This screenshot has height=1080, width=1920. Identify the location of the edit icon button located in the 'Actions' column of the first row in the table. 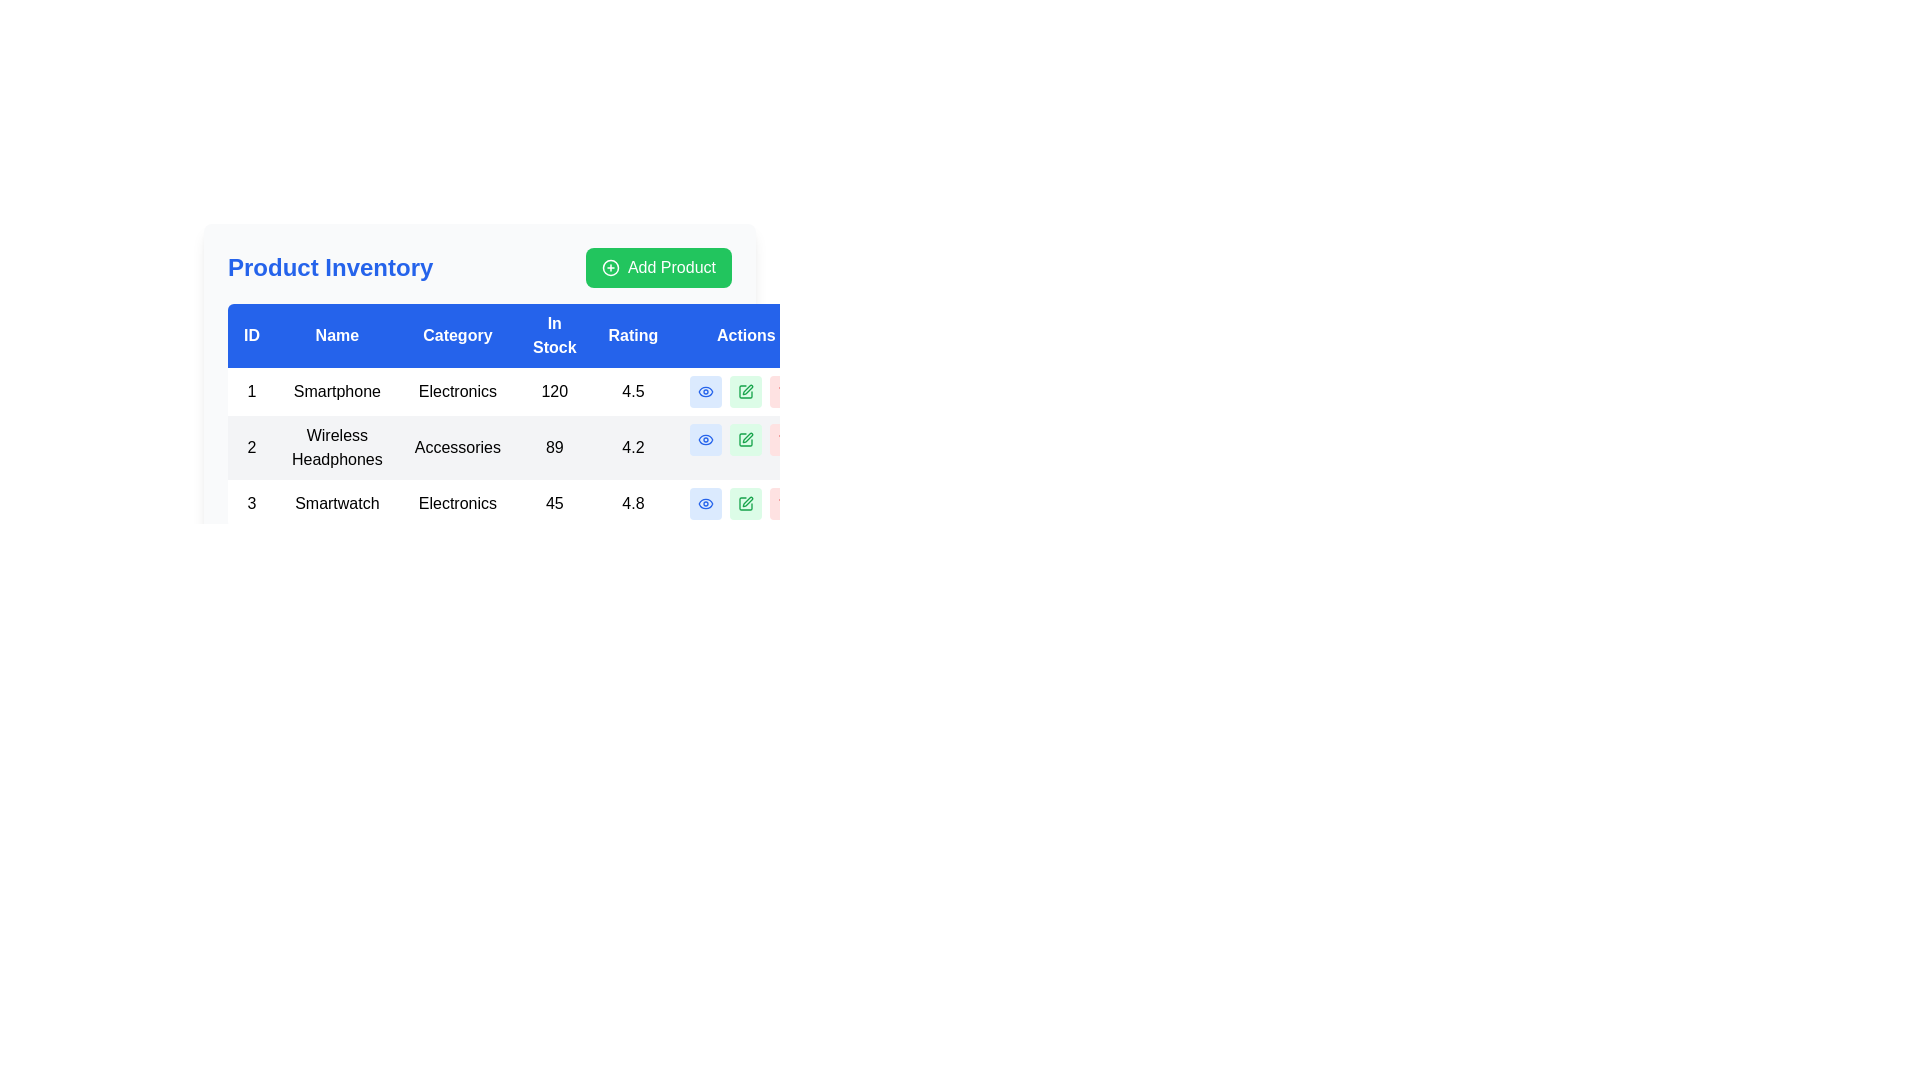
(745, 392).